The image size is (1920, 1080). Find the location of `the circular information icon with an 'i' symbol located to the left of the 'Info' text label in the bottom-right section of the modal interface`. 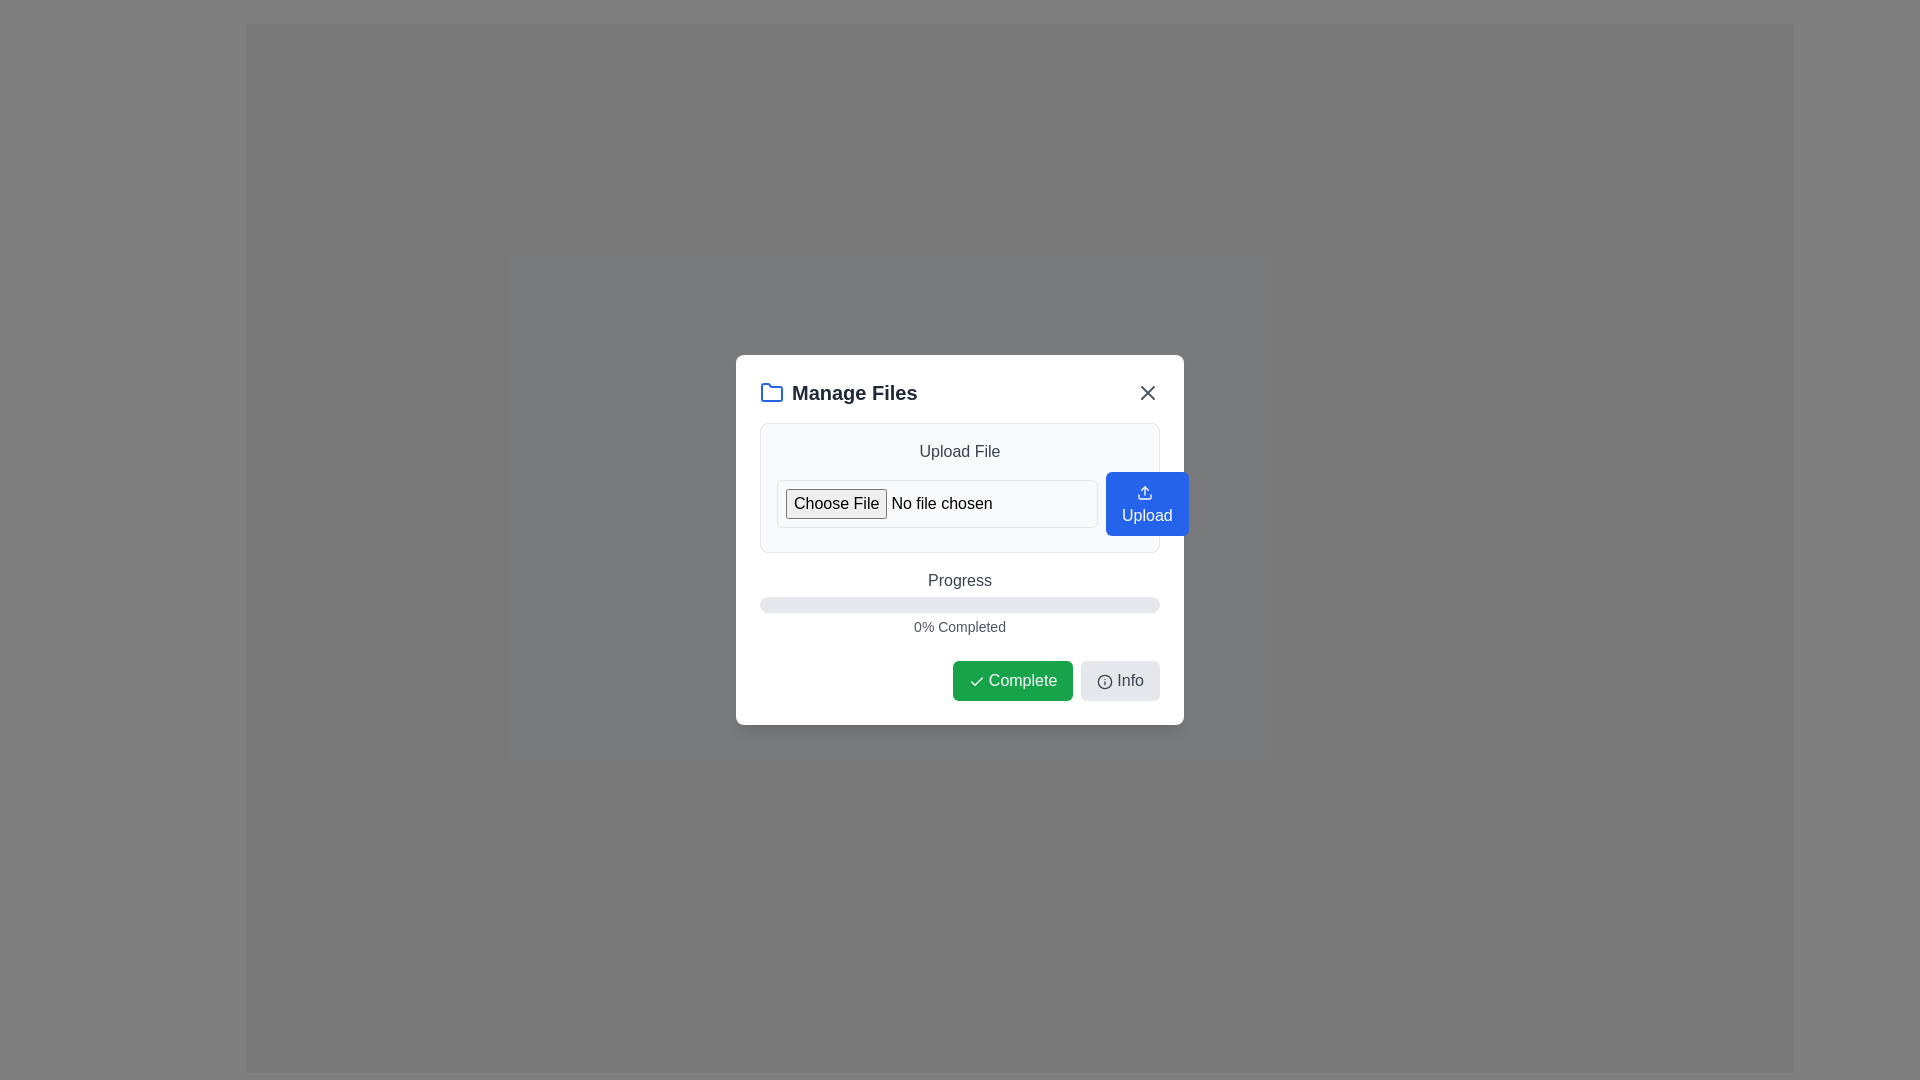

the circular information icon with an 'i' symbol located to the left of the 'Info' text label in the bottom-right section of the modal interface is located at coordinates (1104, 680).